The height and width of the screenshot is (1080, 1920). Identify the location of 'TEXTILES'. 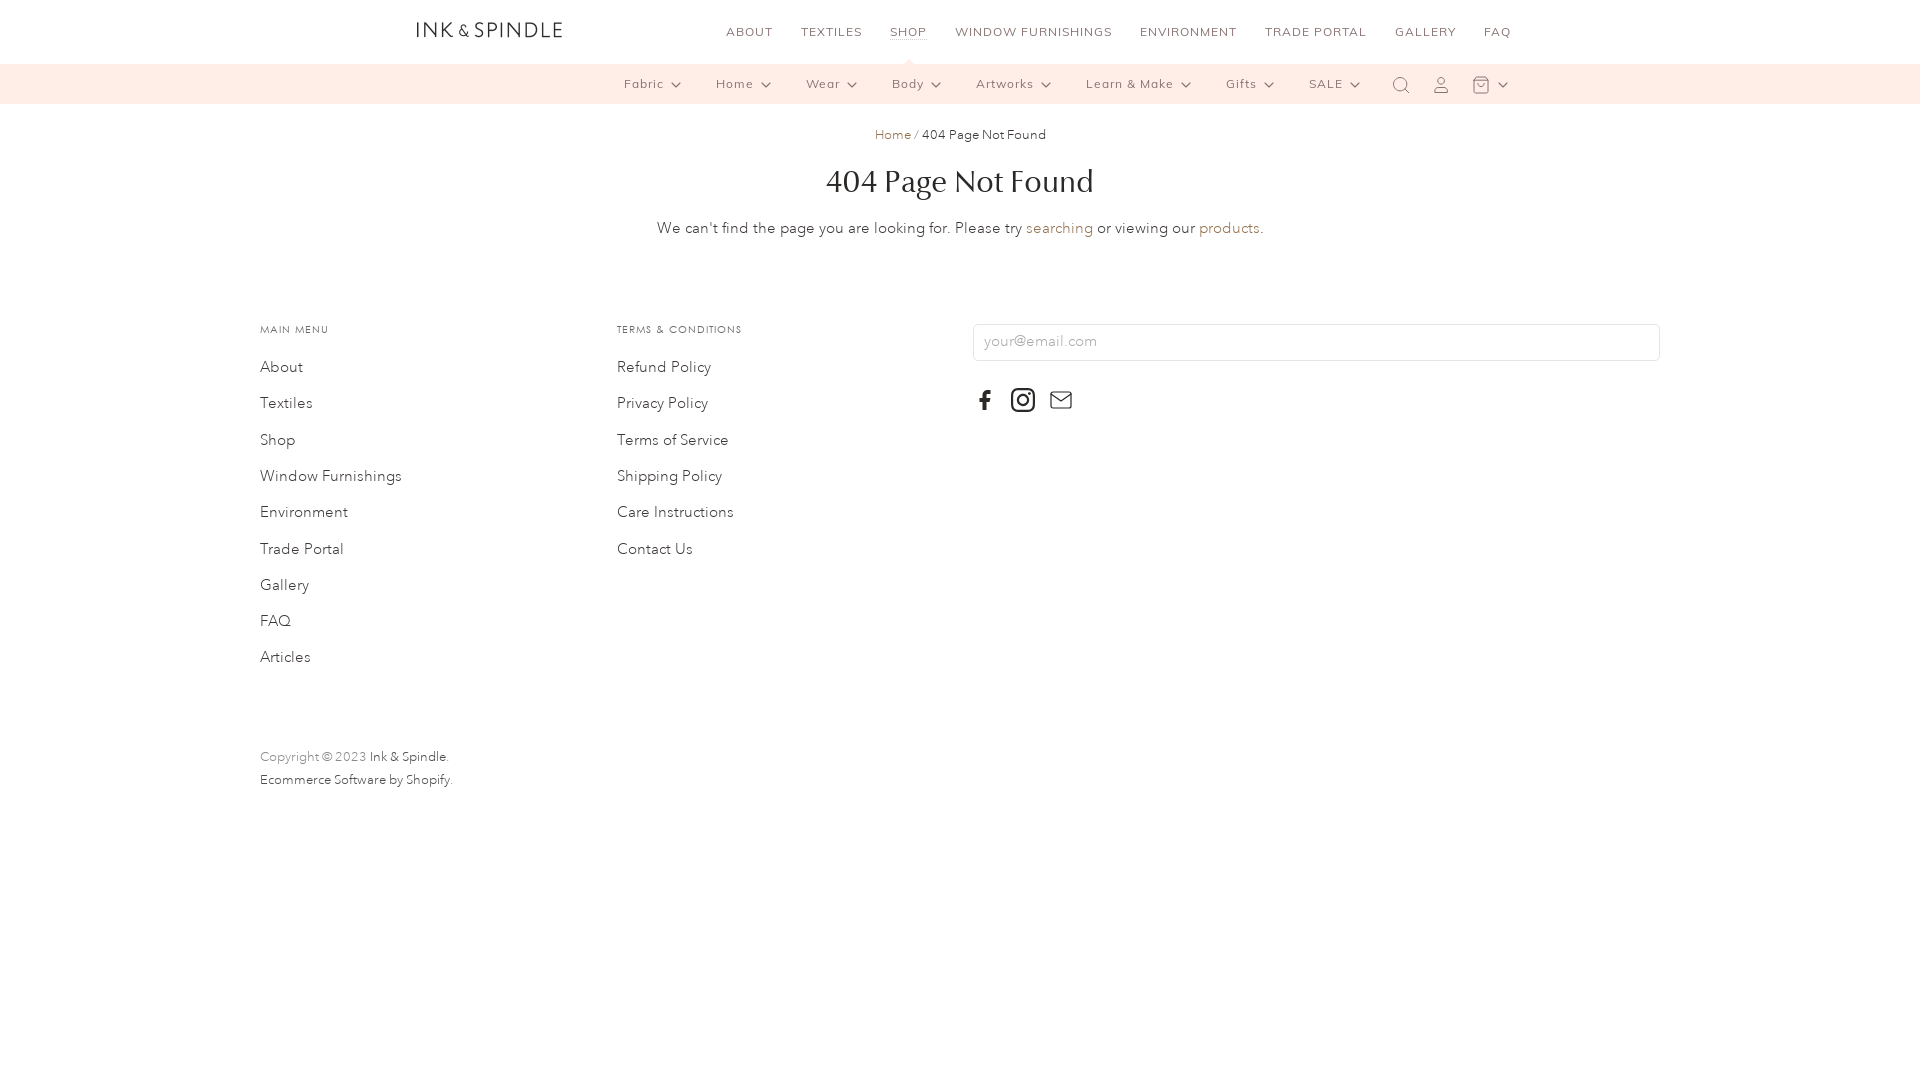
(831, 31).